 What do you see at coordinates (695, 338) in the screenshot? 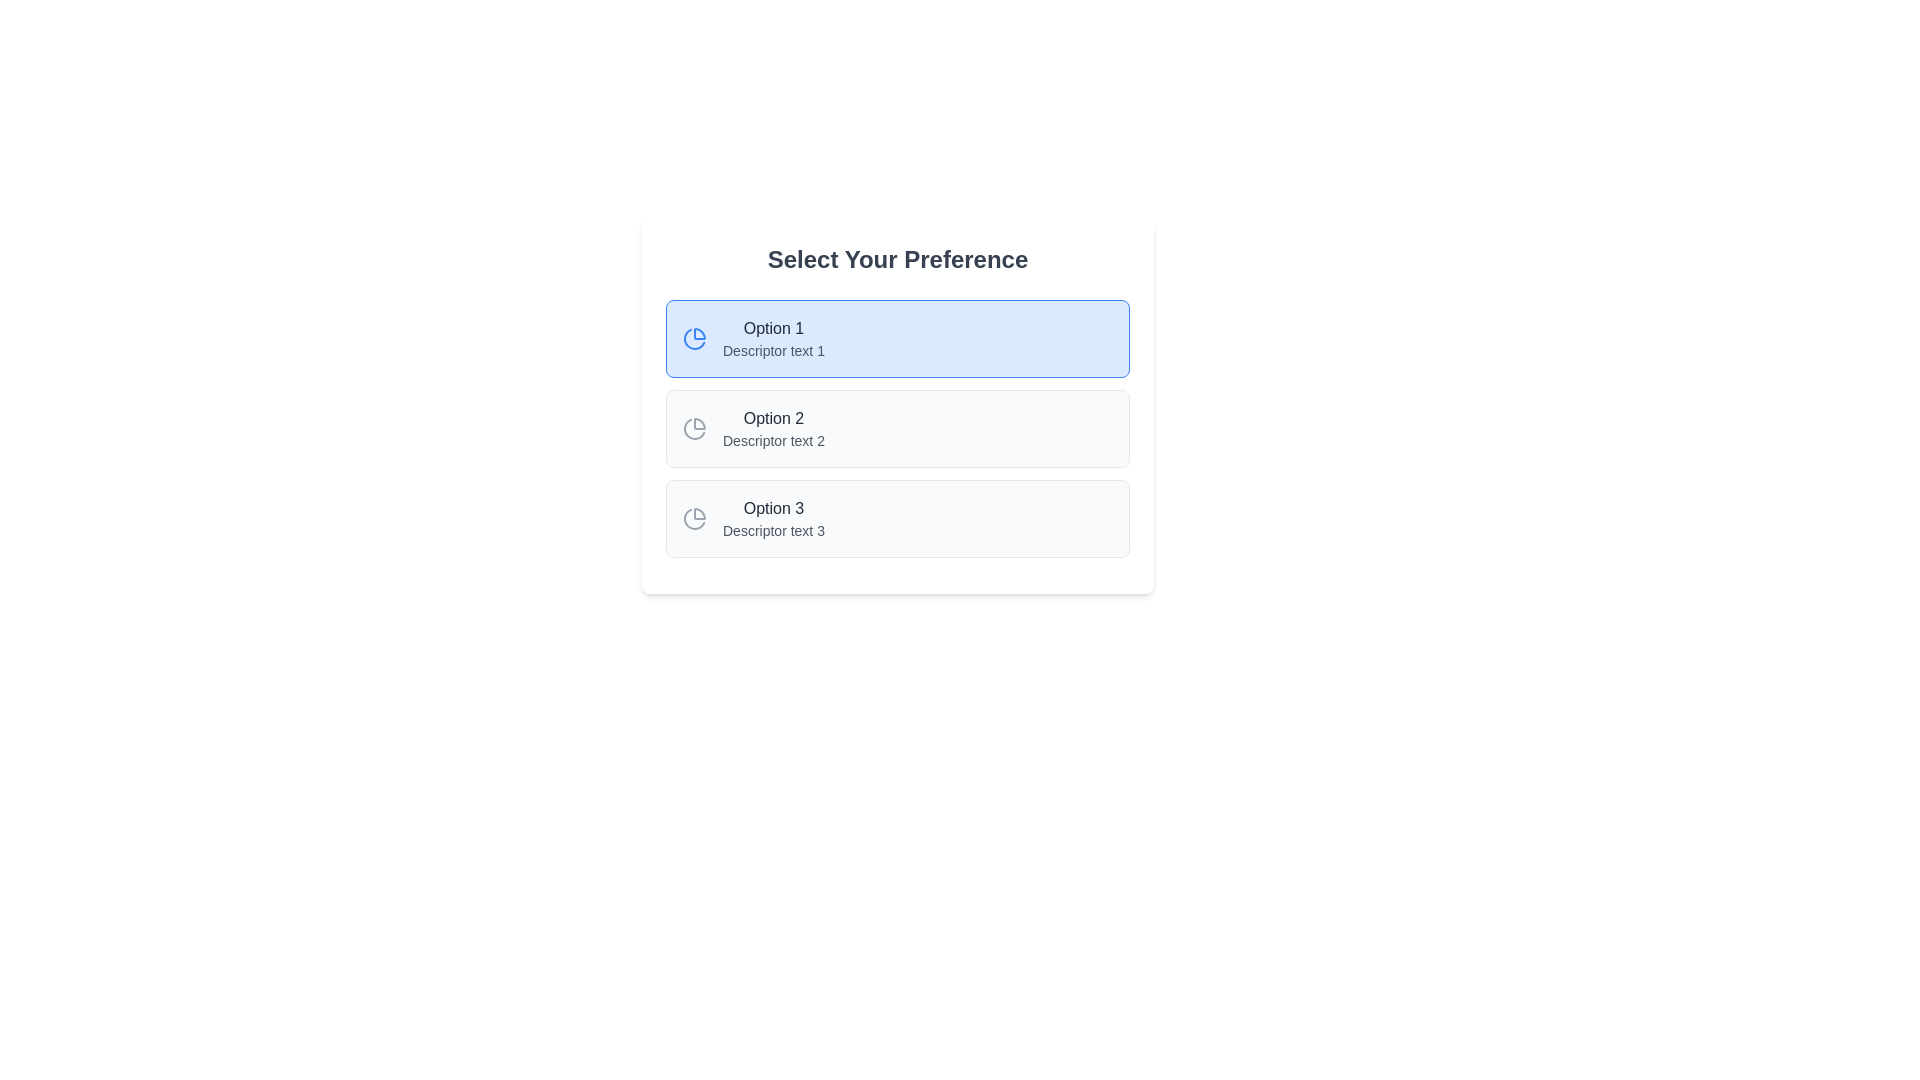
I see `the blue pie chart icon located at the top left corner of the 'Option 1' card in the vertically stacked list of options` at bounding box center [695, 338].